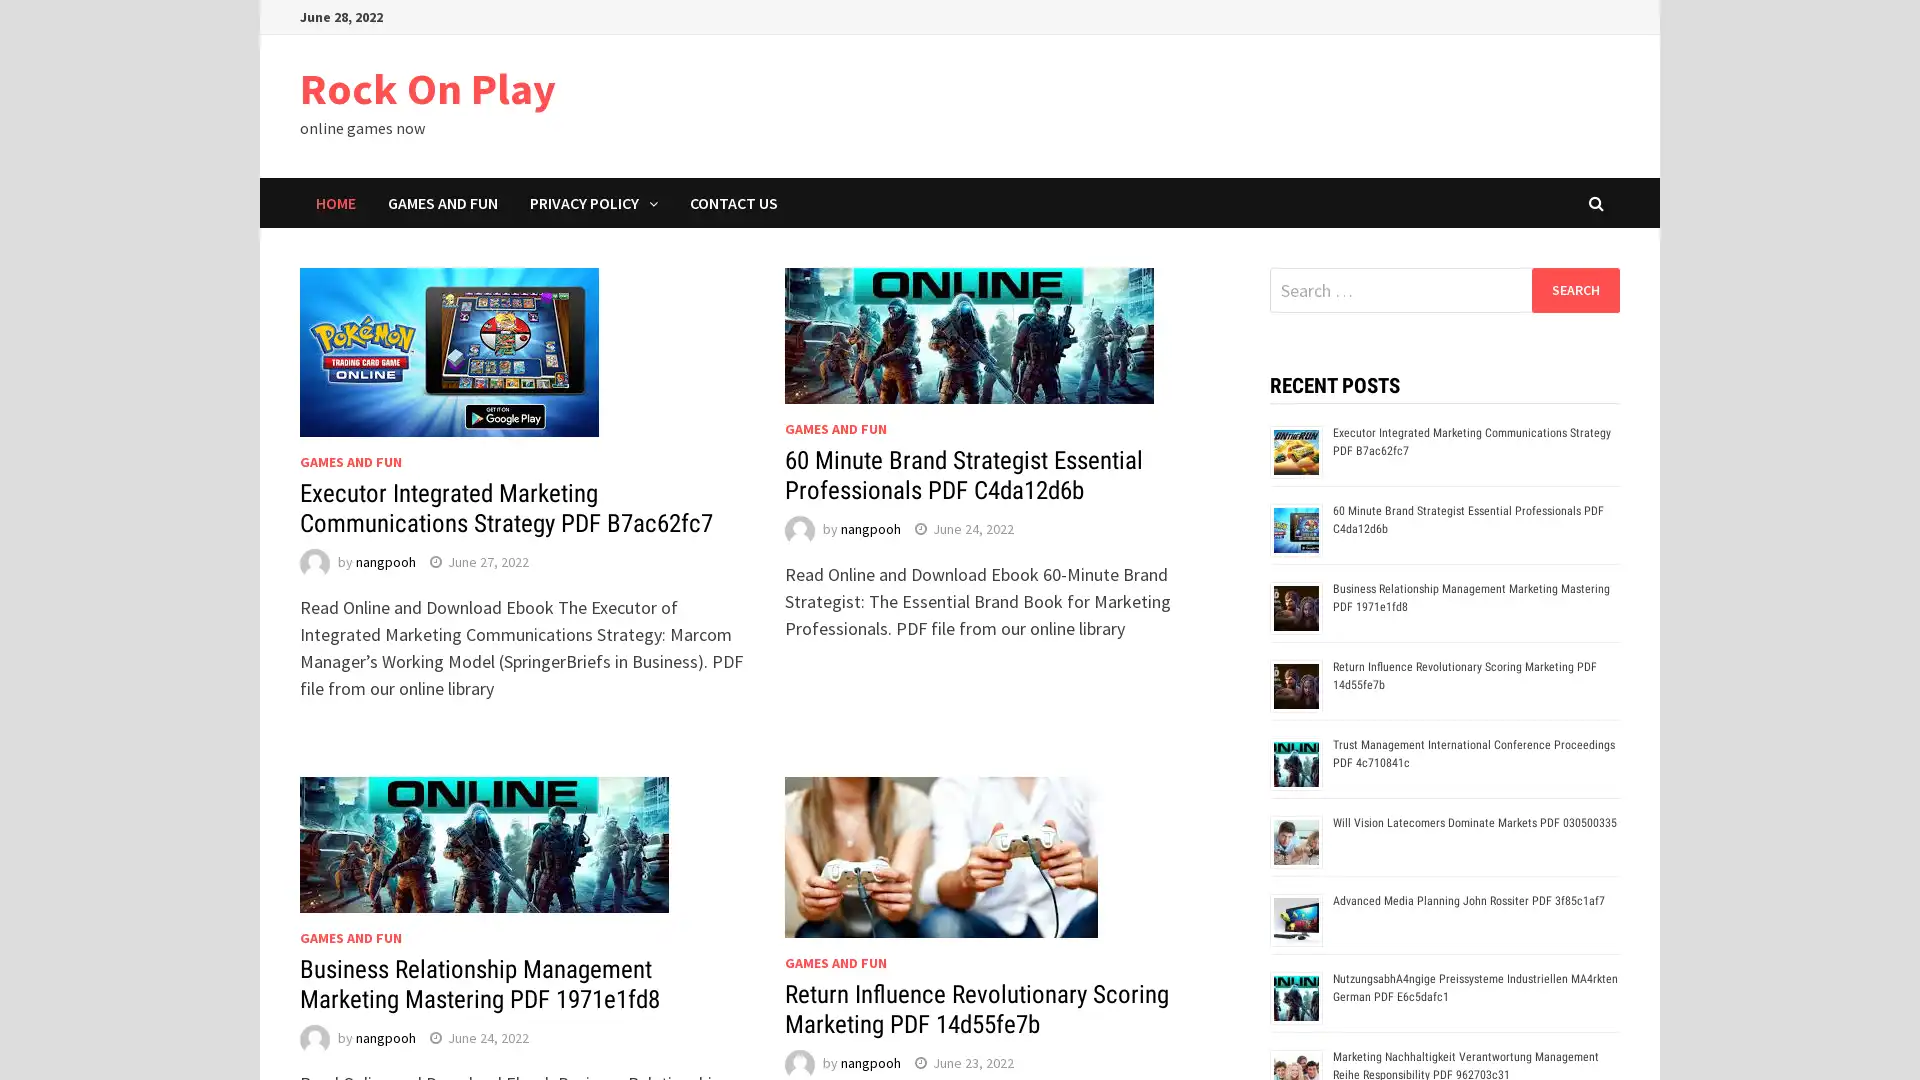 This screenshot has width=1920, height=1080. Describe the element at coordinates (1574, 289) in the screenshot. I see `Search` at that location.